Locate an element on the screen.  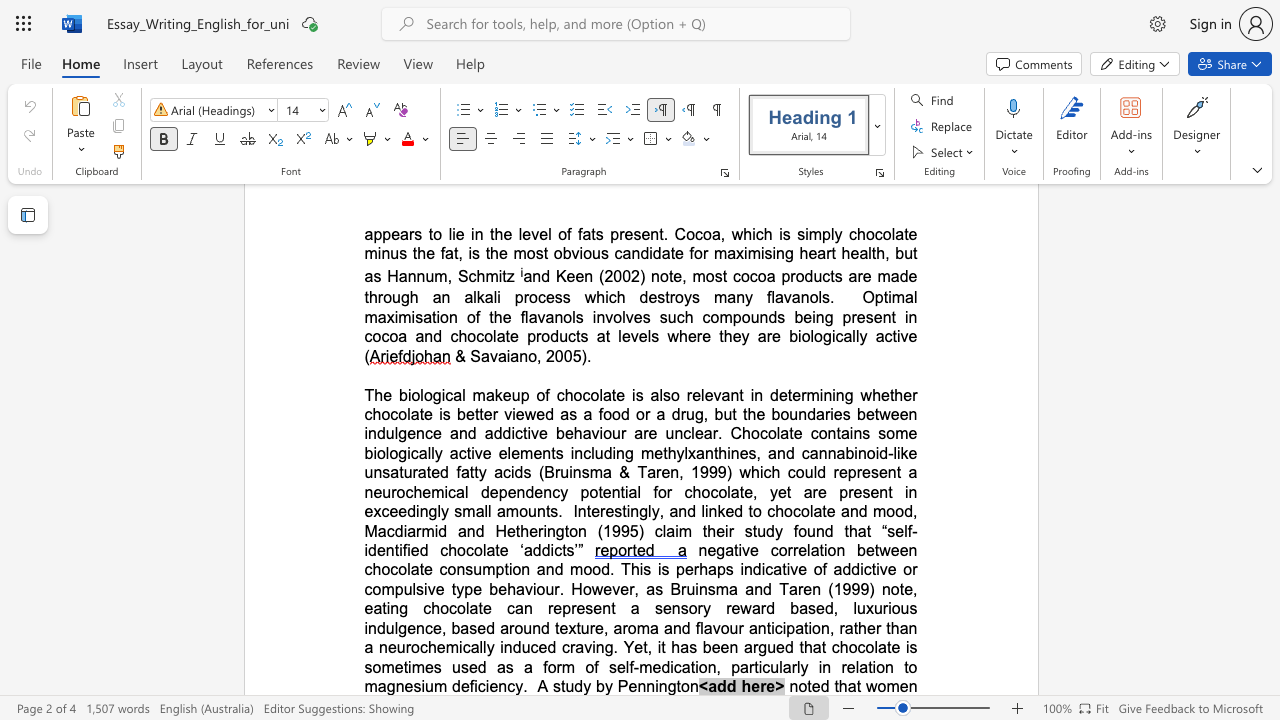
the subset text "ication, particularly in relation t" within the text "and flavour anticipation, rather than a neurochemically induced craving. Yet, it has been argued that chocolate is sometimes used as a form of self-medication, particularly in relation to magnesium deficiency" is located at coordinates (670, 667).